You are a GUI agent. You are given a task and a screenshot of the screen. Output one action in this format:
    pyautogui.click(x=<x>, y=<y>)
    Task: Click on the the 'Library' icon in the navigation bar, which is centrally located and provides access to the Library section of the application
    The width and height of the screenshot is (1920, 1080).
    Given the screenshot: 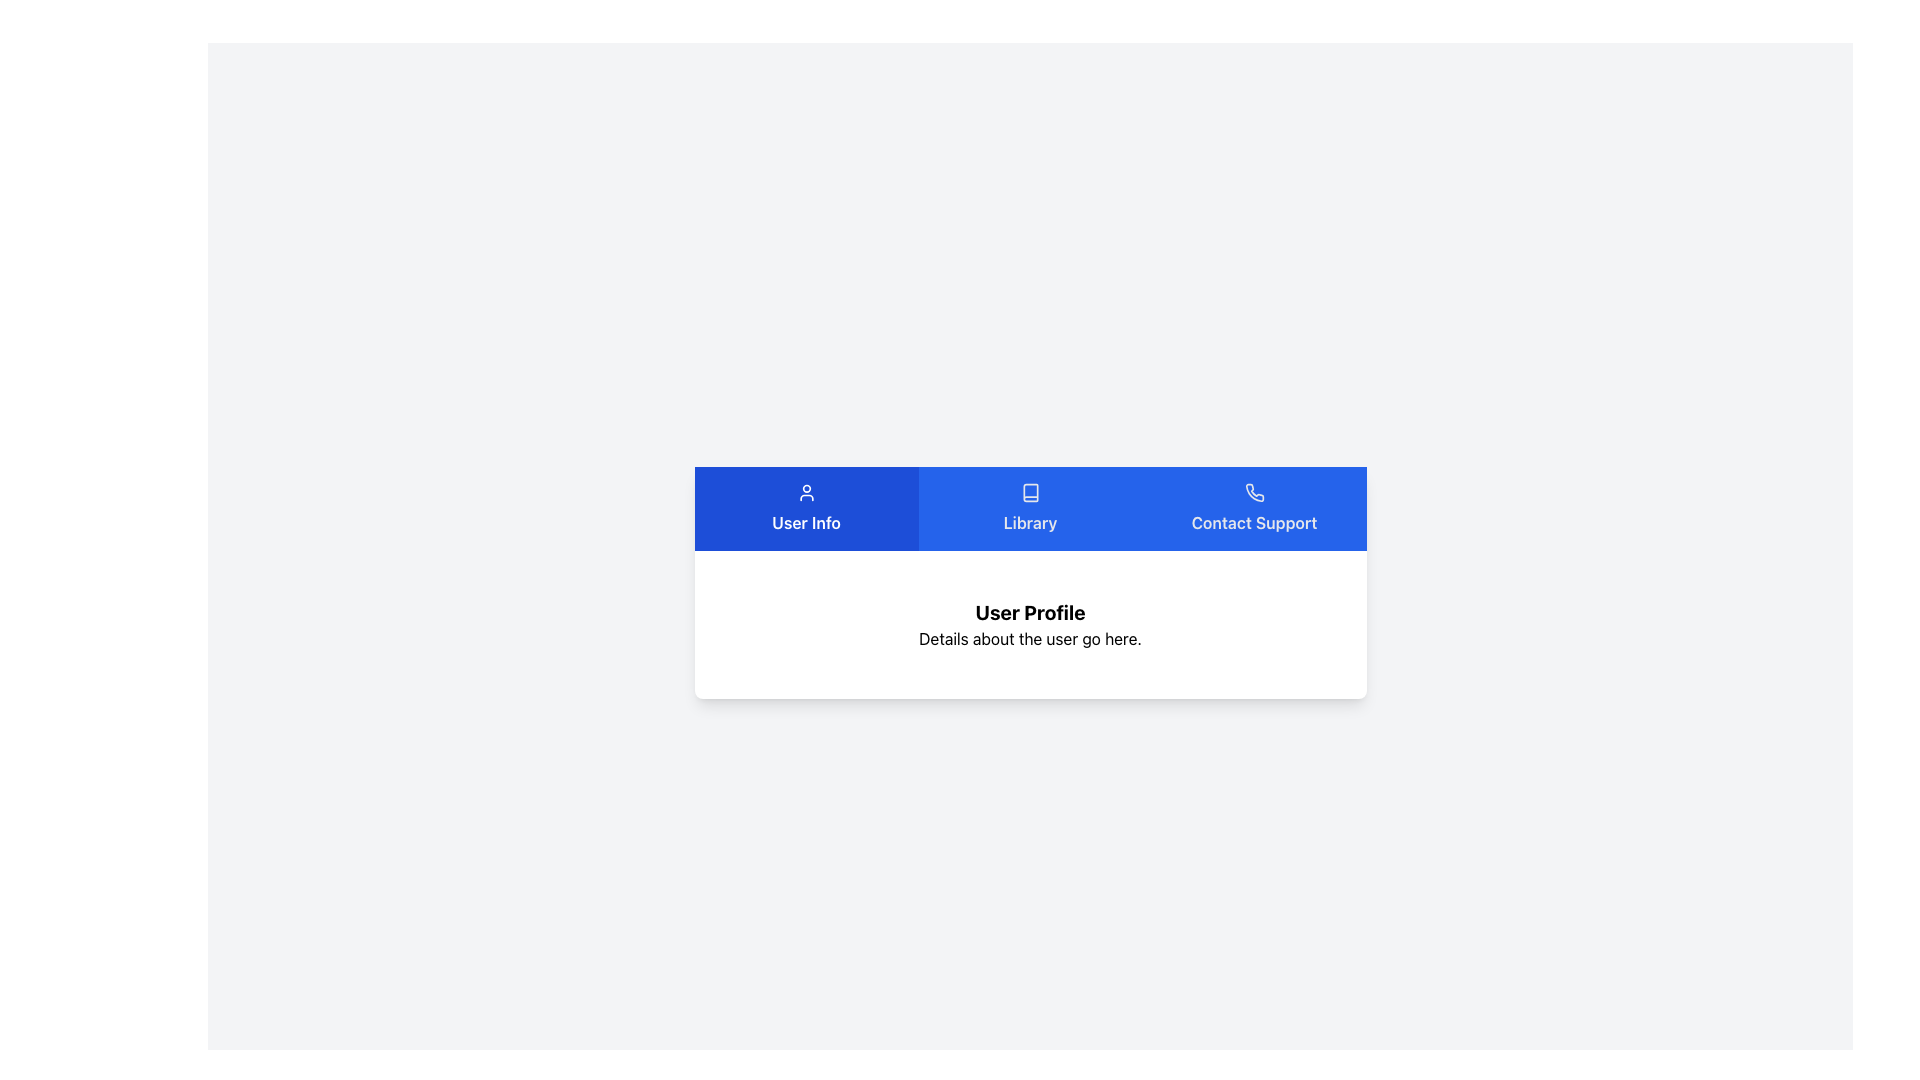 What is the action you would take?
    pyautogui.click(x=1030, y=493)
    